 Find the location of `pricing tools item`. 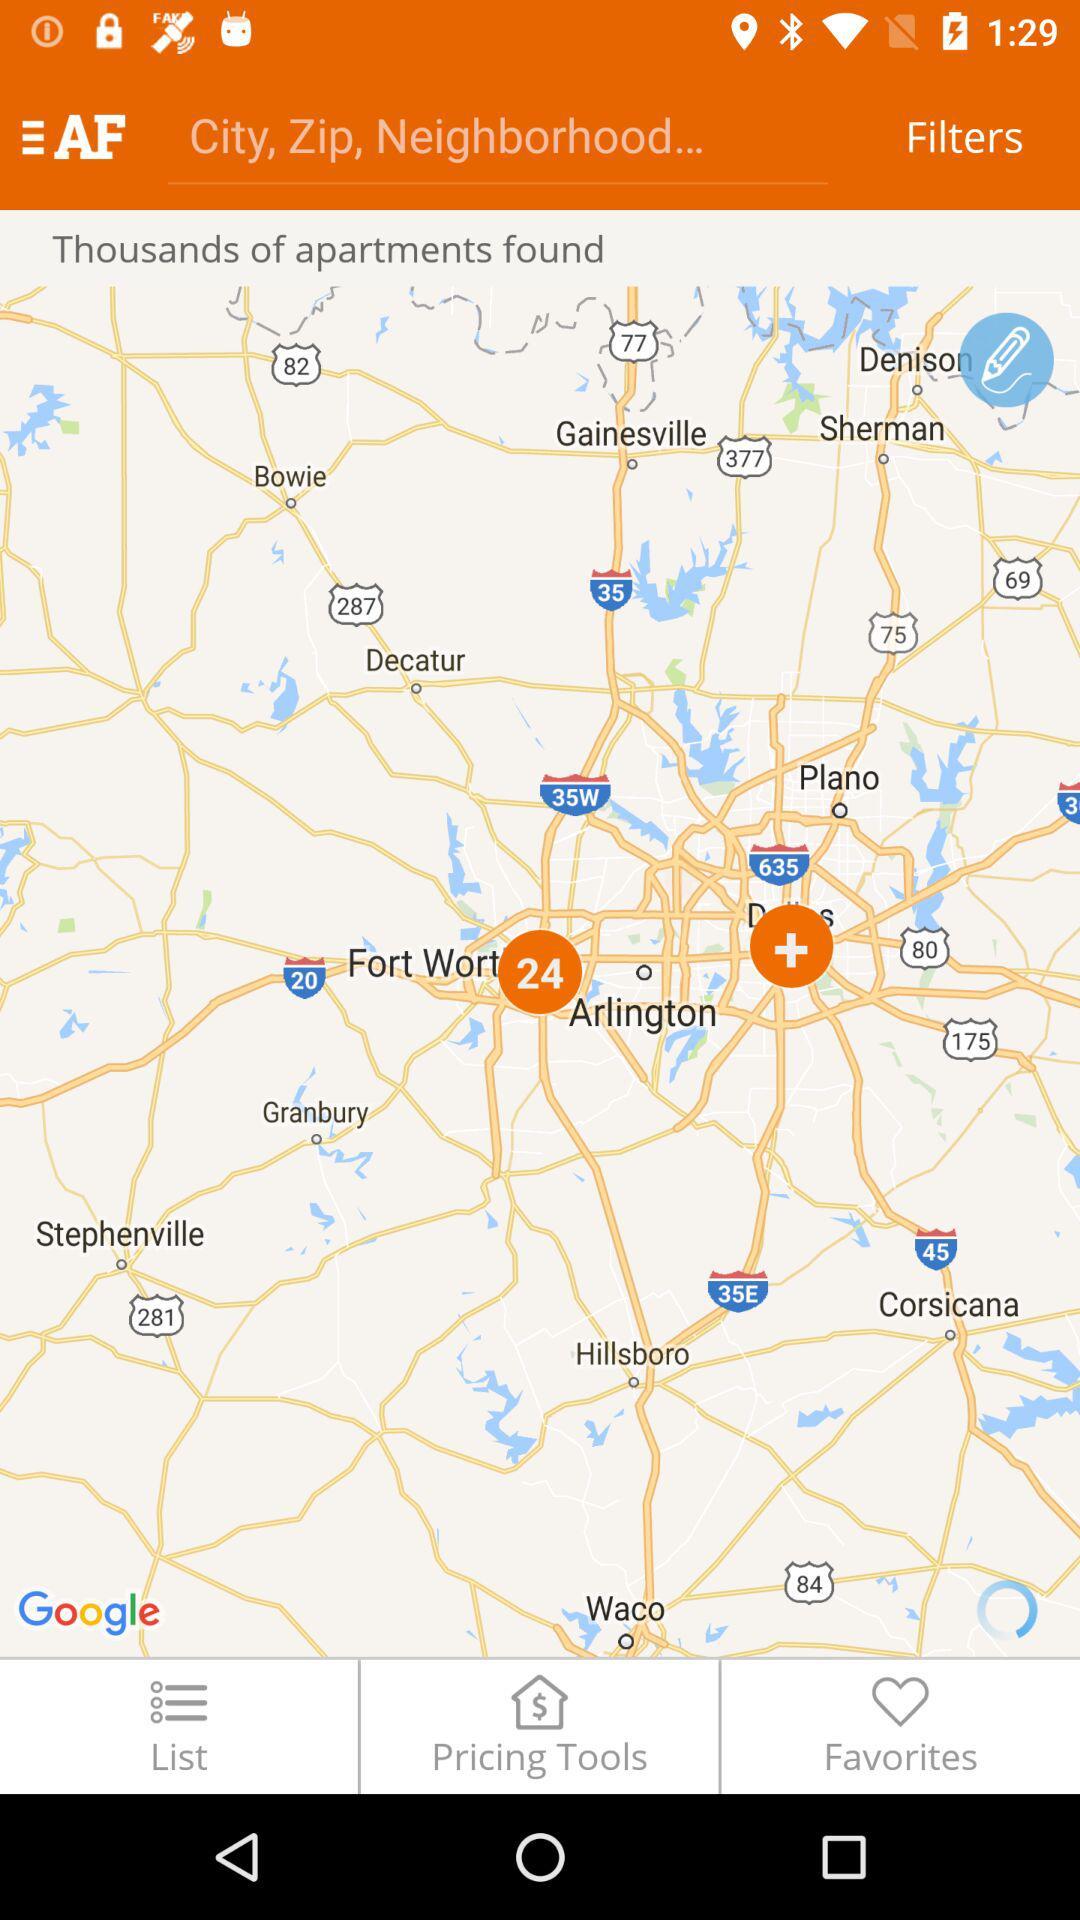

pricing tools item is located at coordinates (538, 1725).